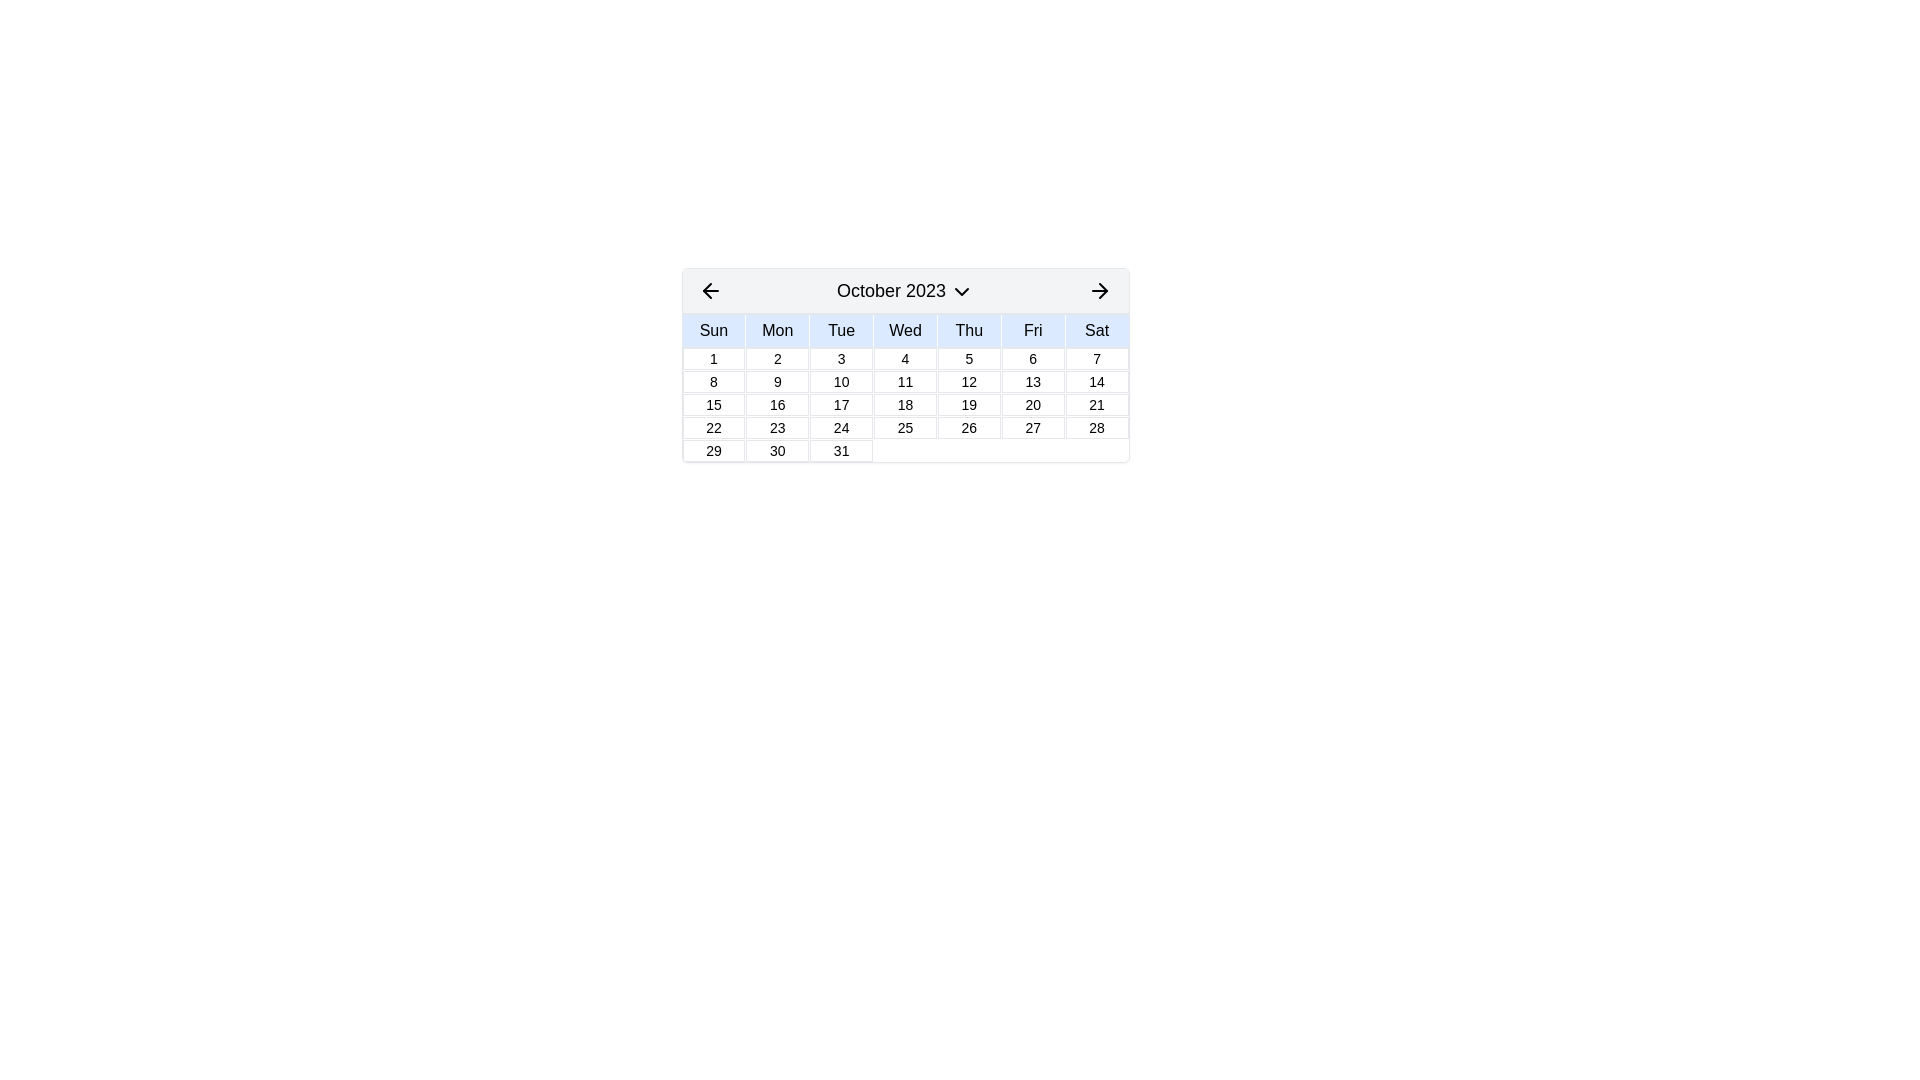 The height and width of the screenshot is (1080, 1920). I want to click on the Calendar Day Cell displaying the number '16' located in the fourth row and second column of the calendar, so click(776, 405).